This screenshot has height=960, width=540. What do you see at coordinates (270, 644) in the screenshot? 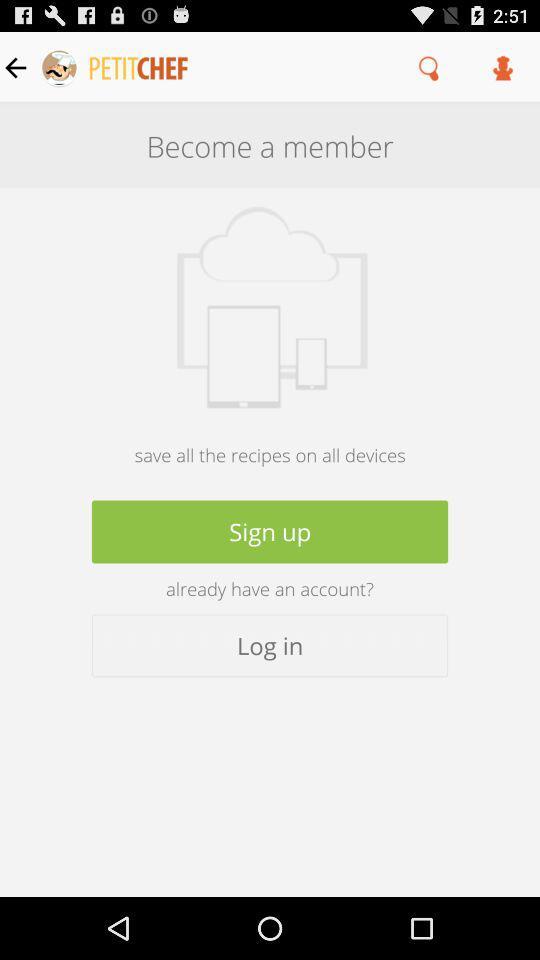
I see `the item below already have an item` at bounding box center [270, 644].